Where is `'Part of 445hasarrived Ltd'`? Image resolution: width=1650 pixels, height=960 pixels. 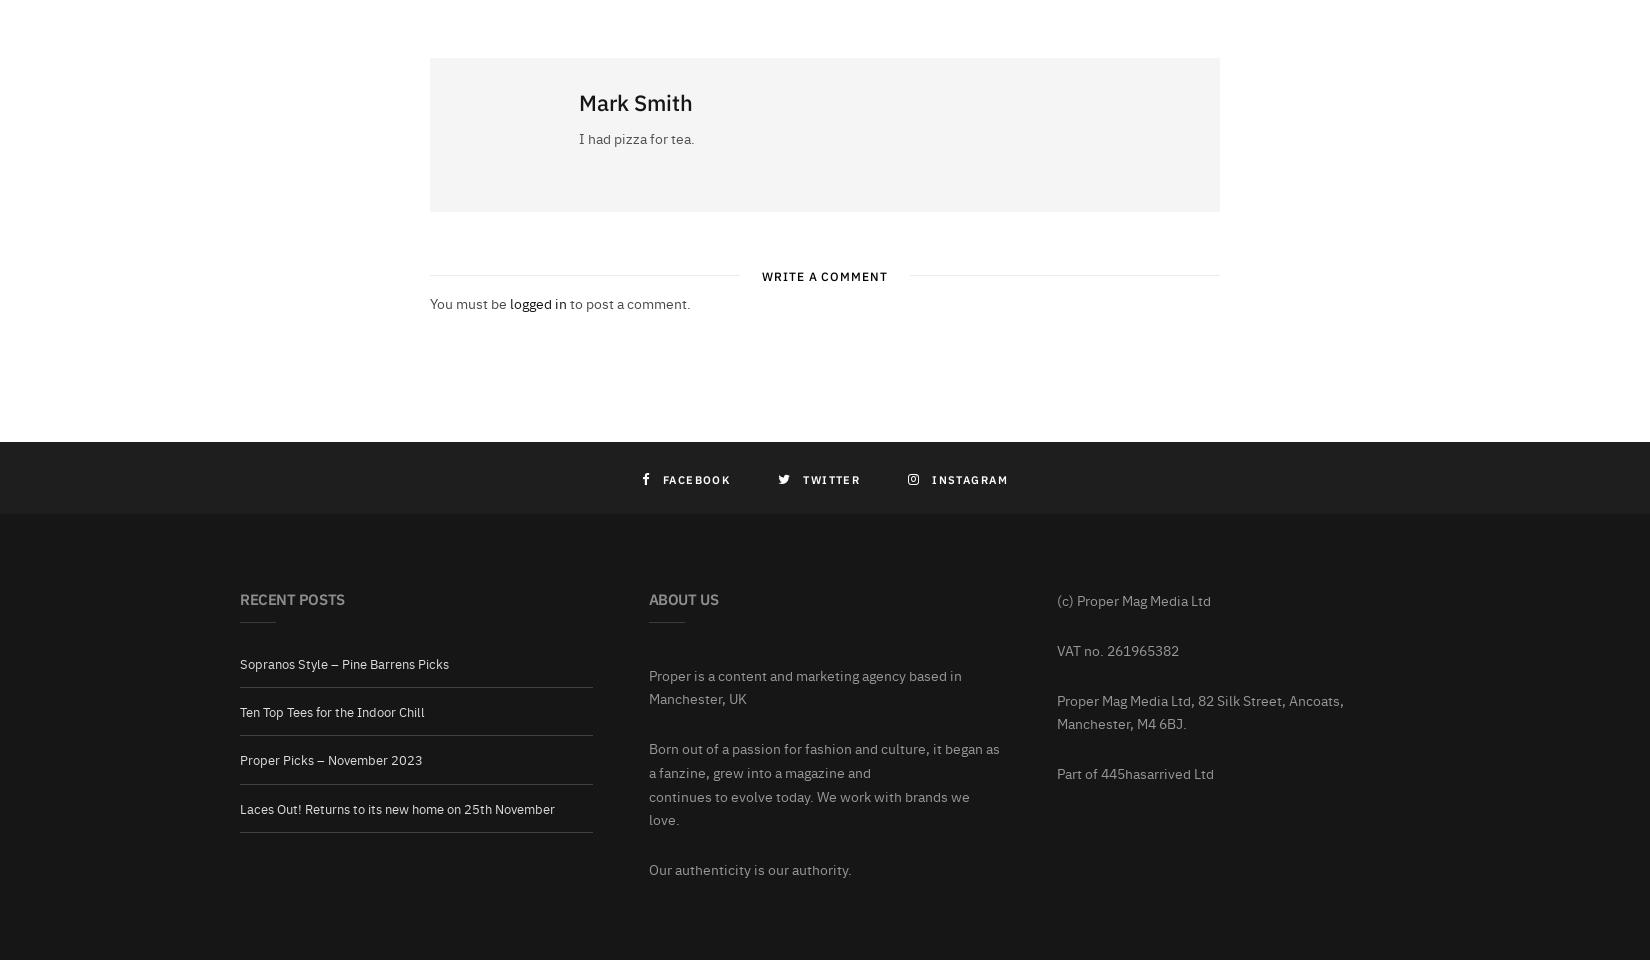
'Part of 445hasarrived Ltd' is located at coordinates (1135, 771).